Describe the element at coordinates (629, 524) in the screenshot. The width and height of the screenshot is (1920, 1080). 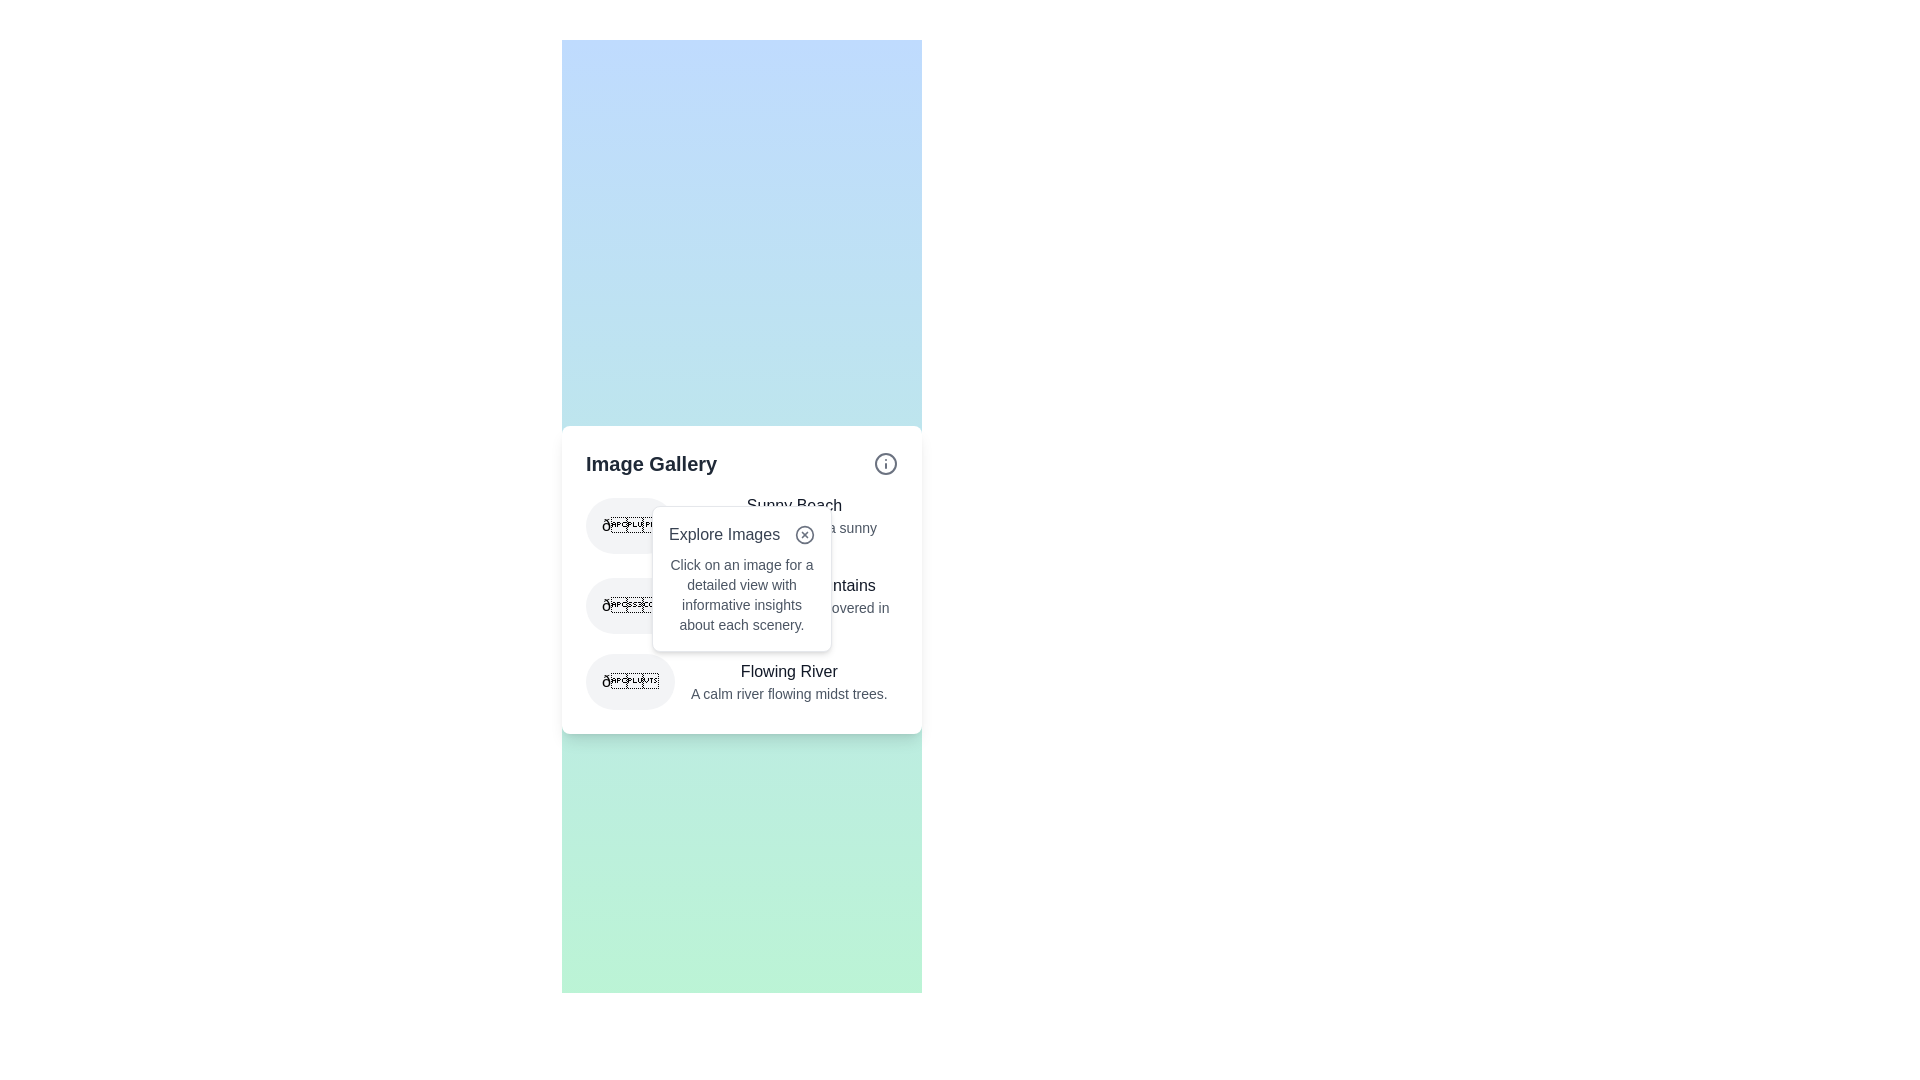
I see `the rounded icon with a light gray background containing a globe emoji, located to the left of the 'Sunny Beach' text in the gallery list item` at that location.